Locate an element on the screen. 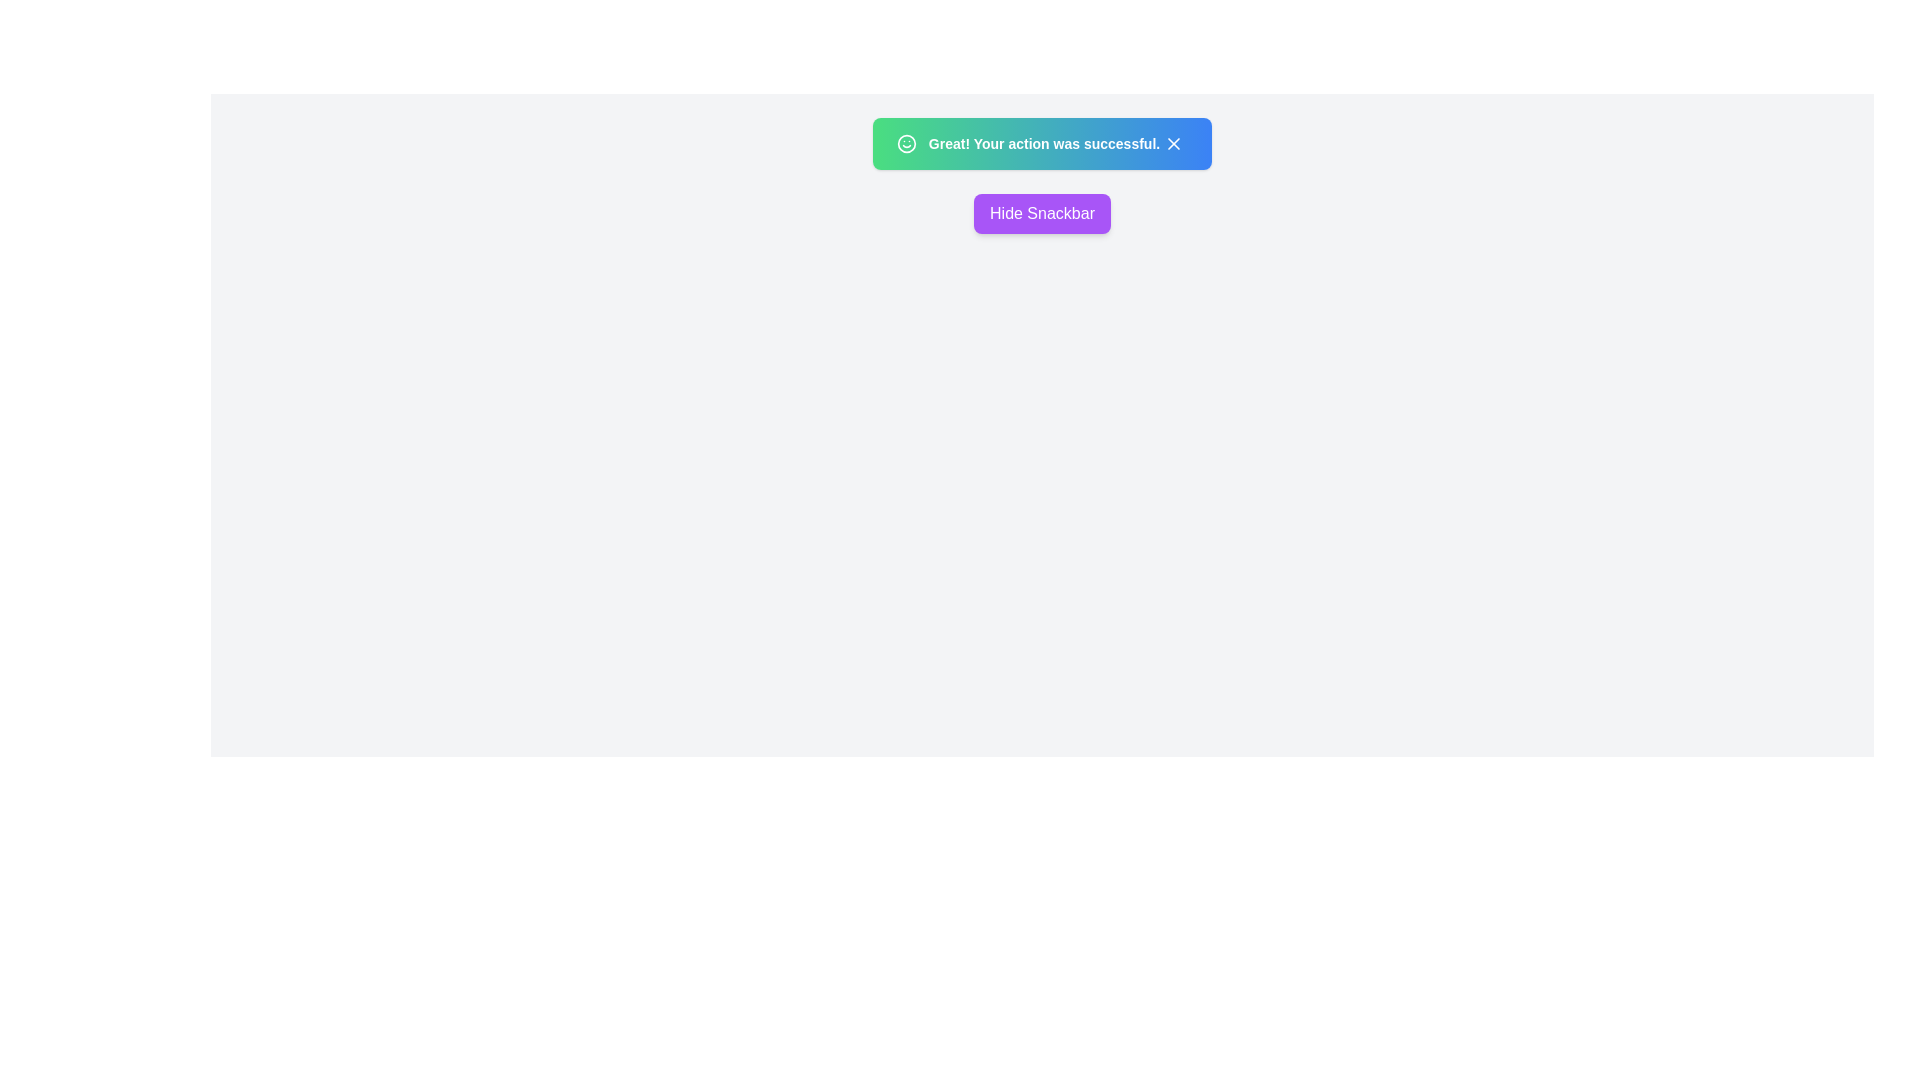 This screenshot has width=1920, height=1080. 'Hide Snackbar' button to toggle the snackbar's visibility is located at coordinates (1040, 213).